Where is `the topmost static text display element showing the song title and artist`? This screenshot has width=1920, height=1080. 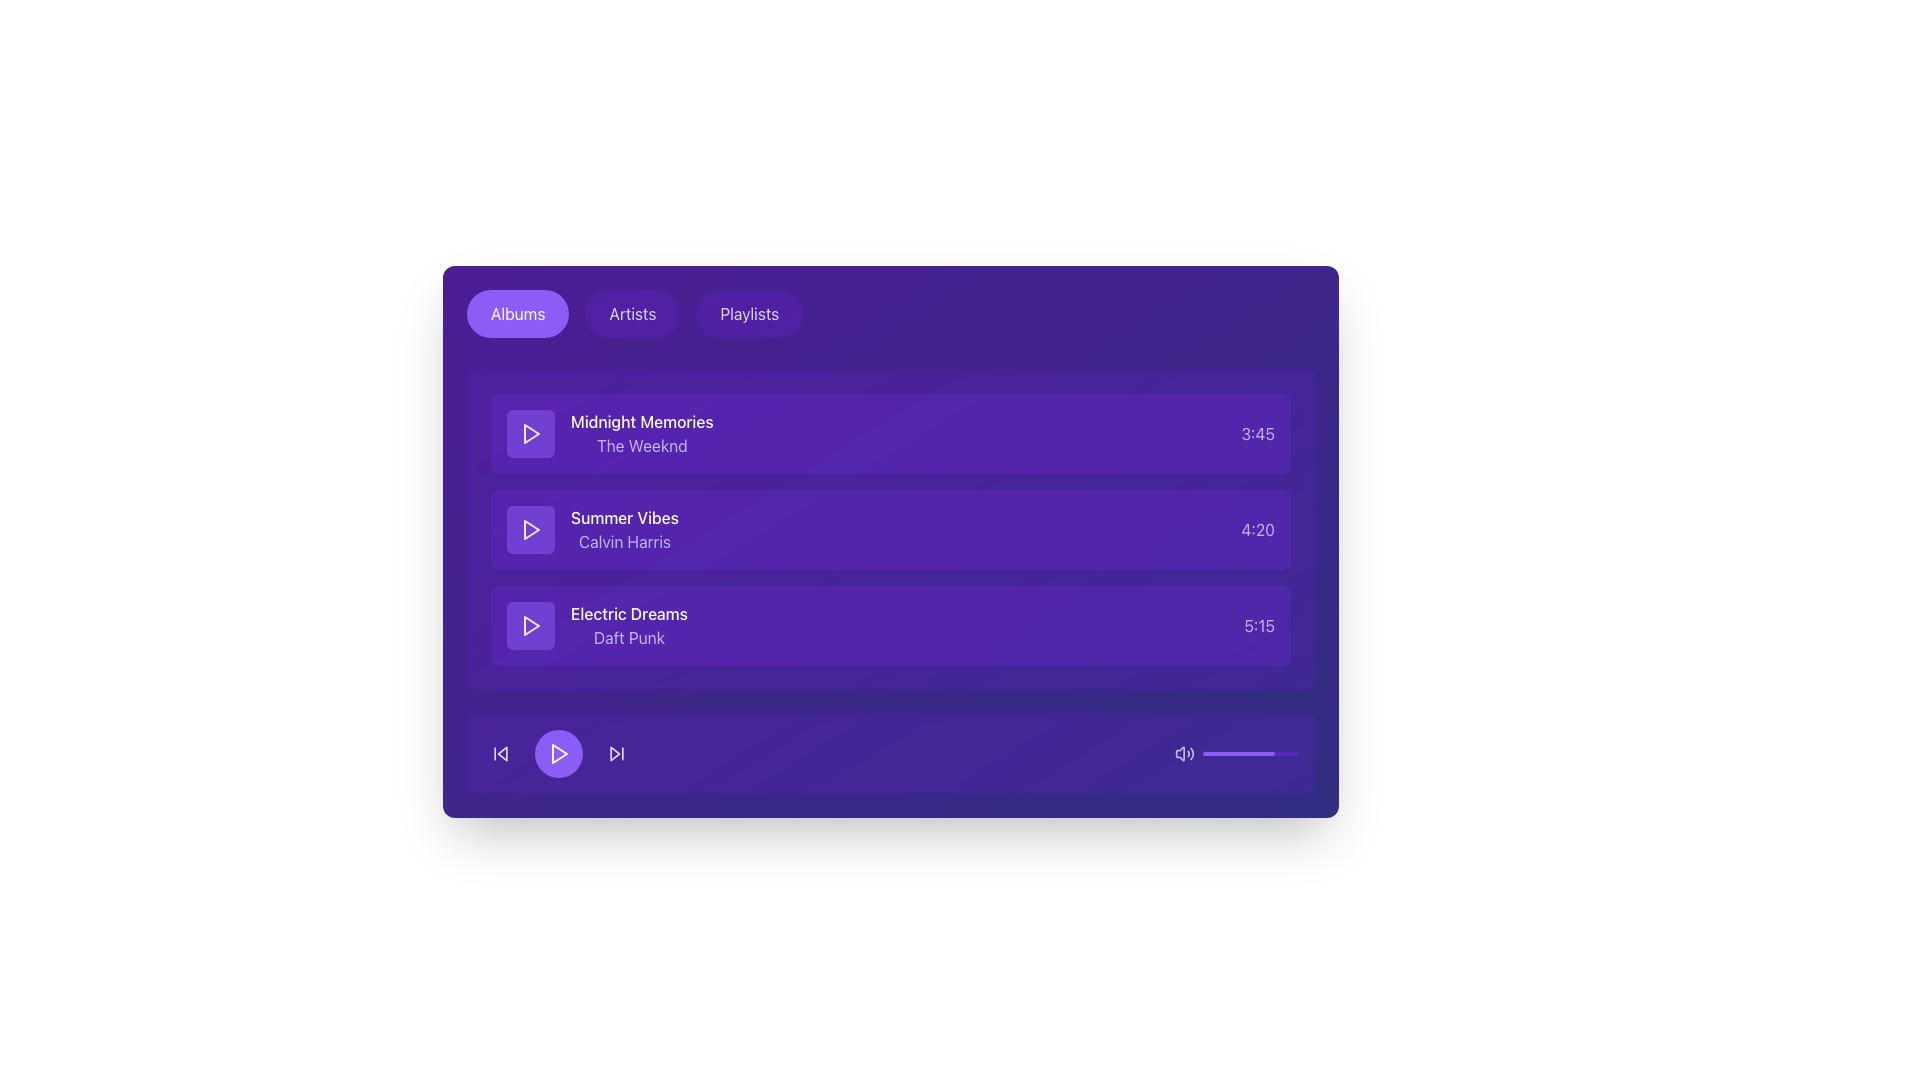 the topmost static text display element showing the song title and artist is located at coordinates (642, 433).